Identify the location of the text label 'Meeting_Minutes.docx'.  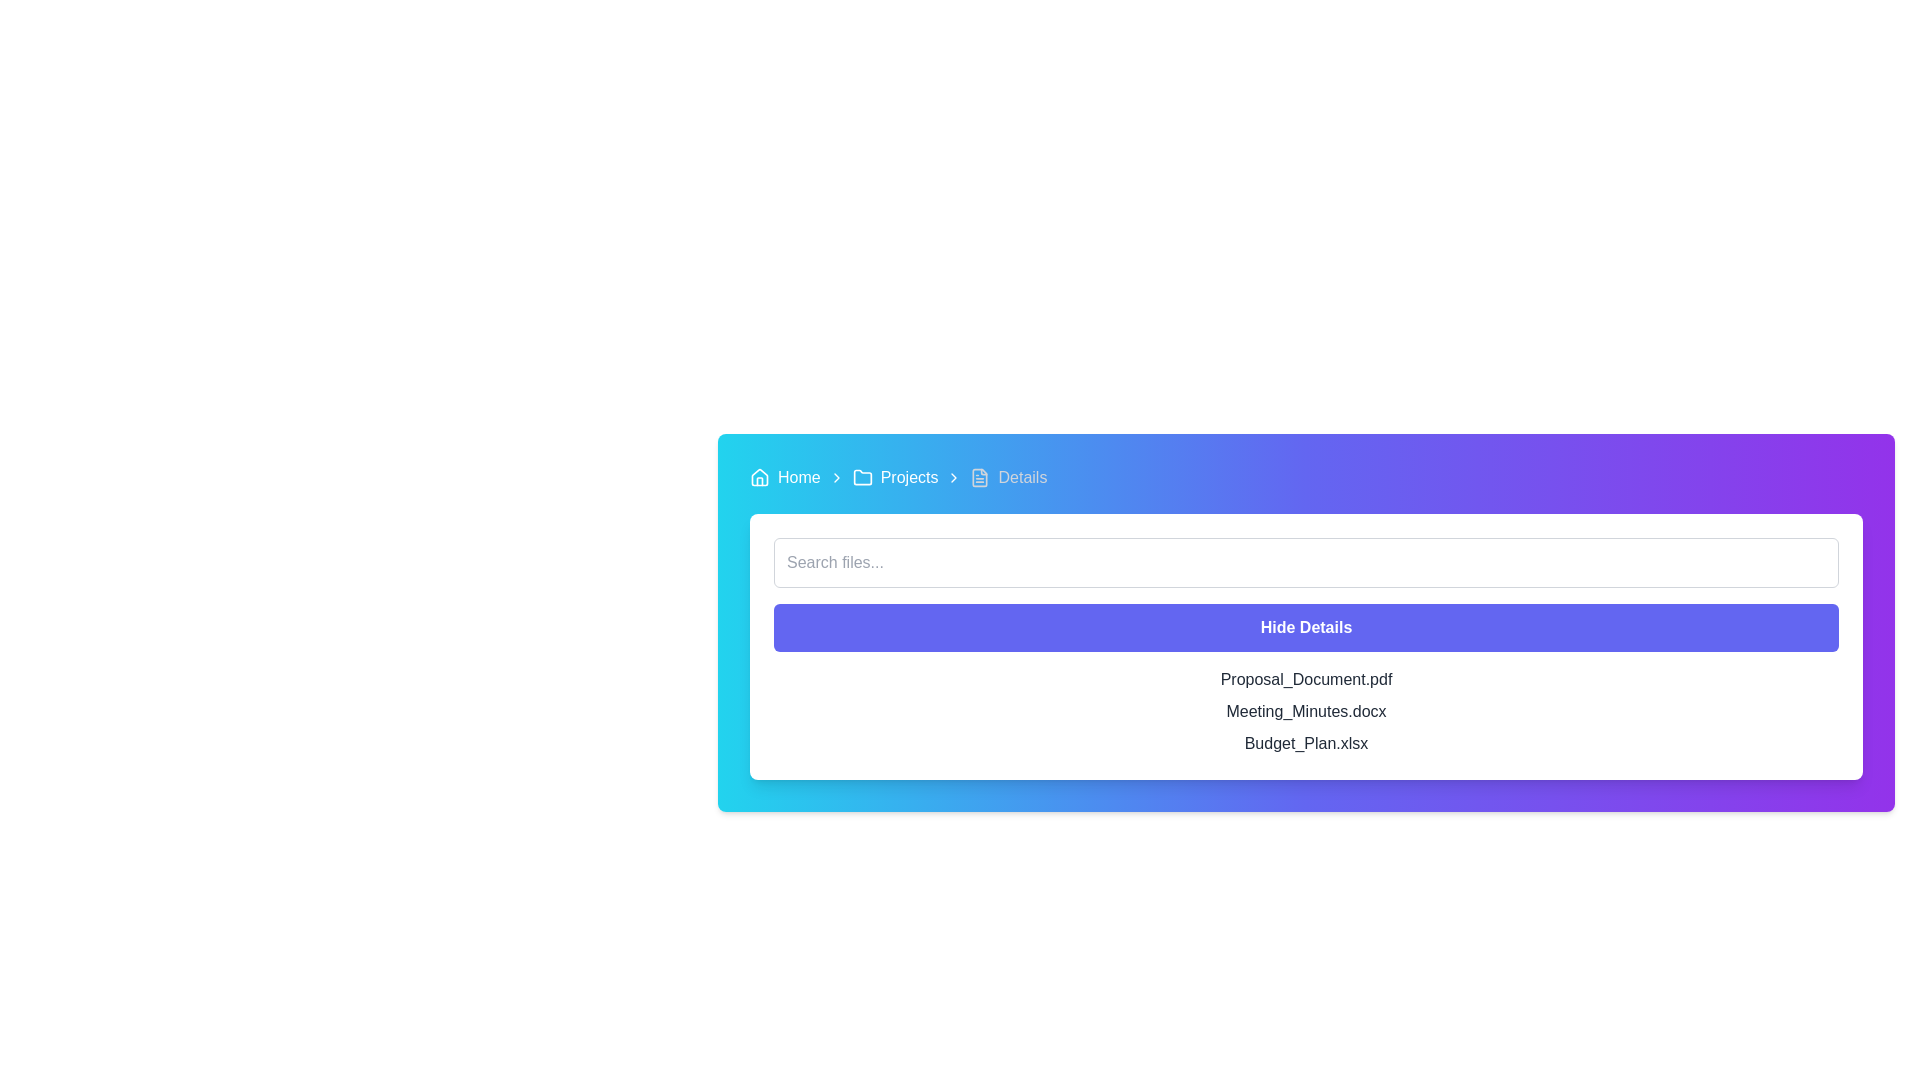
(1306, 711).